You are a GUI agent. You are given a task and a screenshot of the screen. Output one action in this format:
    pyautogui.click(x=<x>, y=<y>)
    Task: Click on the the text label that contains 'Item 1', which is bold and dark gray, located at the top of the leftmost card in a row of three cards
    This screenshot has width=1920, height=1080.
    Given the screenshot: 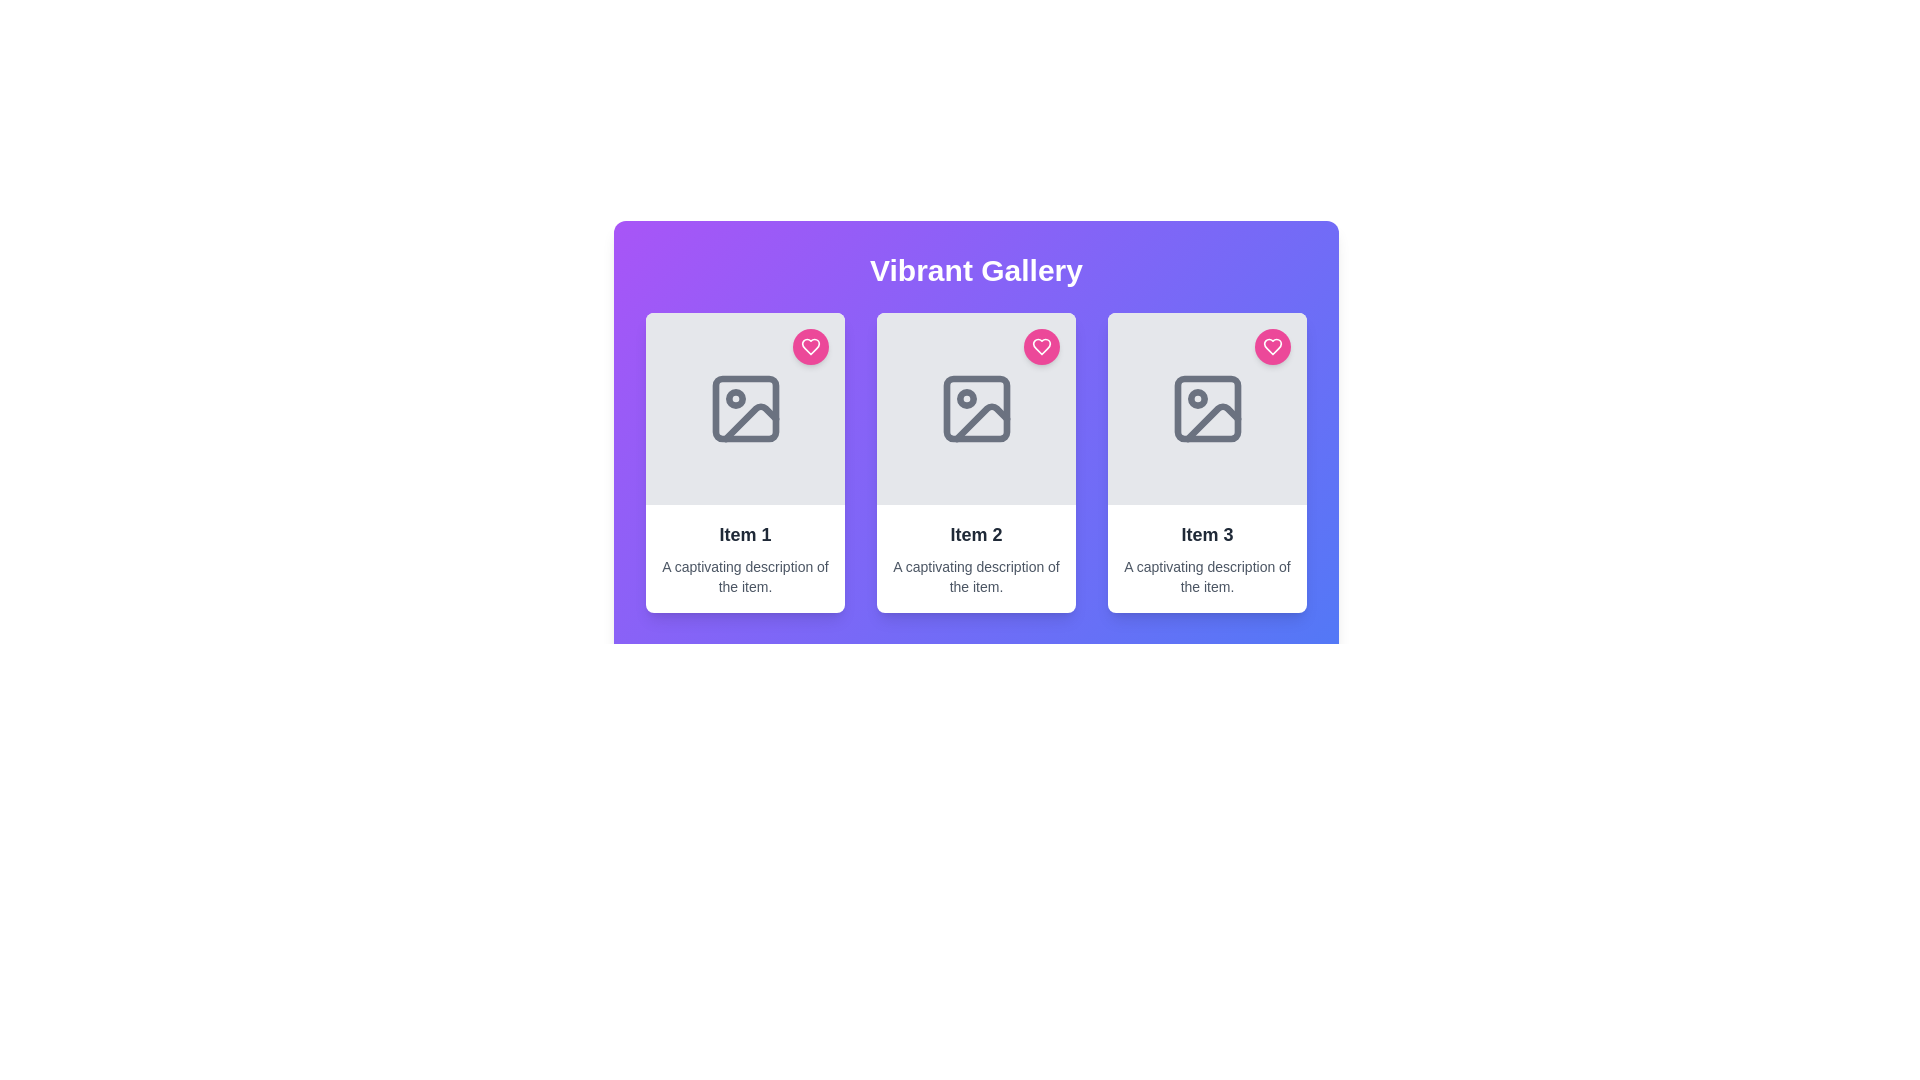 What is the action you would take?
    pyautogui.click(x=744, y=534)
    